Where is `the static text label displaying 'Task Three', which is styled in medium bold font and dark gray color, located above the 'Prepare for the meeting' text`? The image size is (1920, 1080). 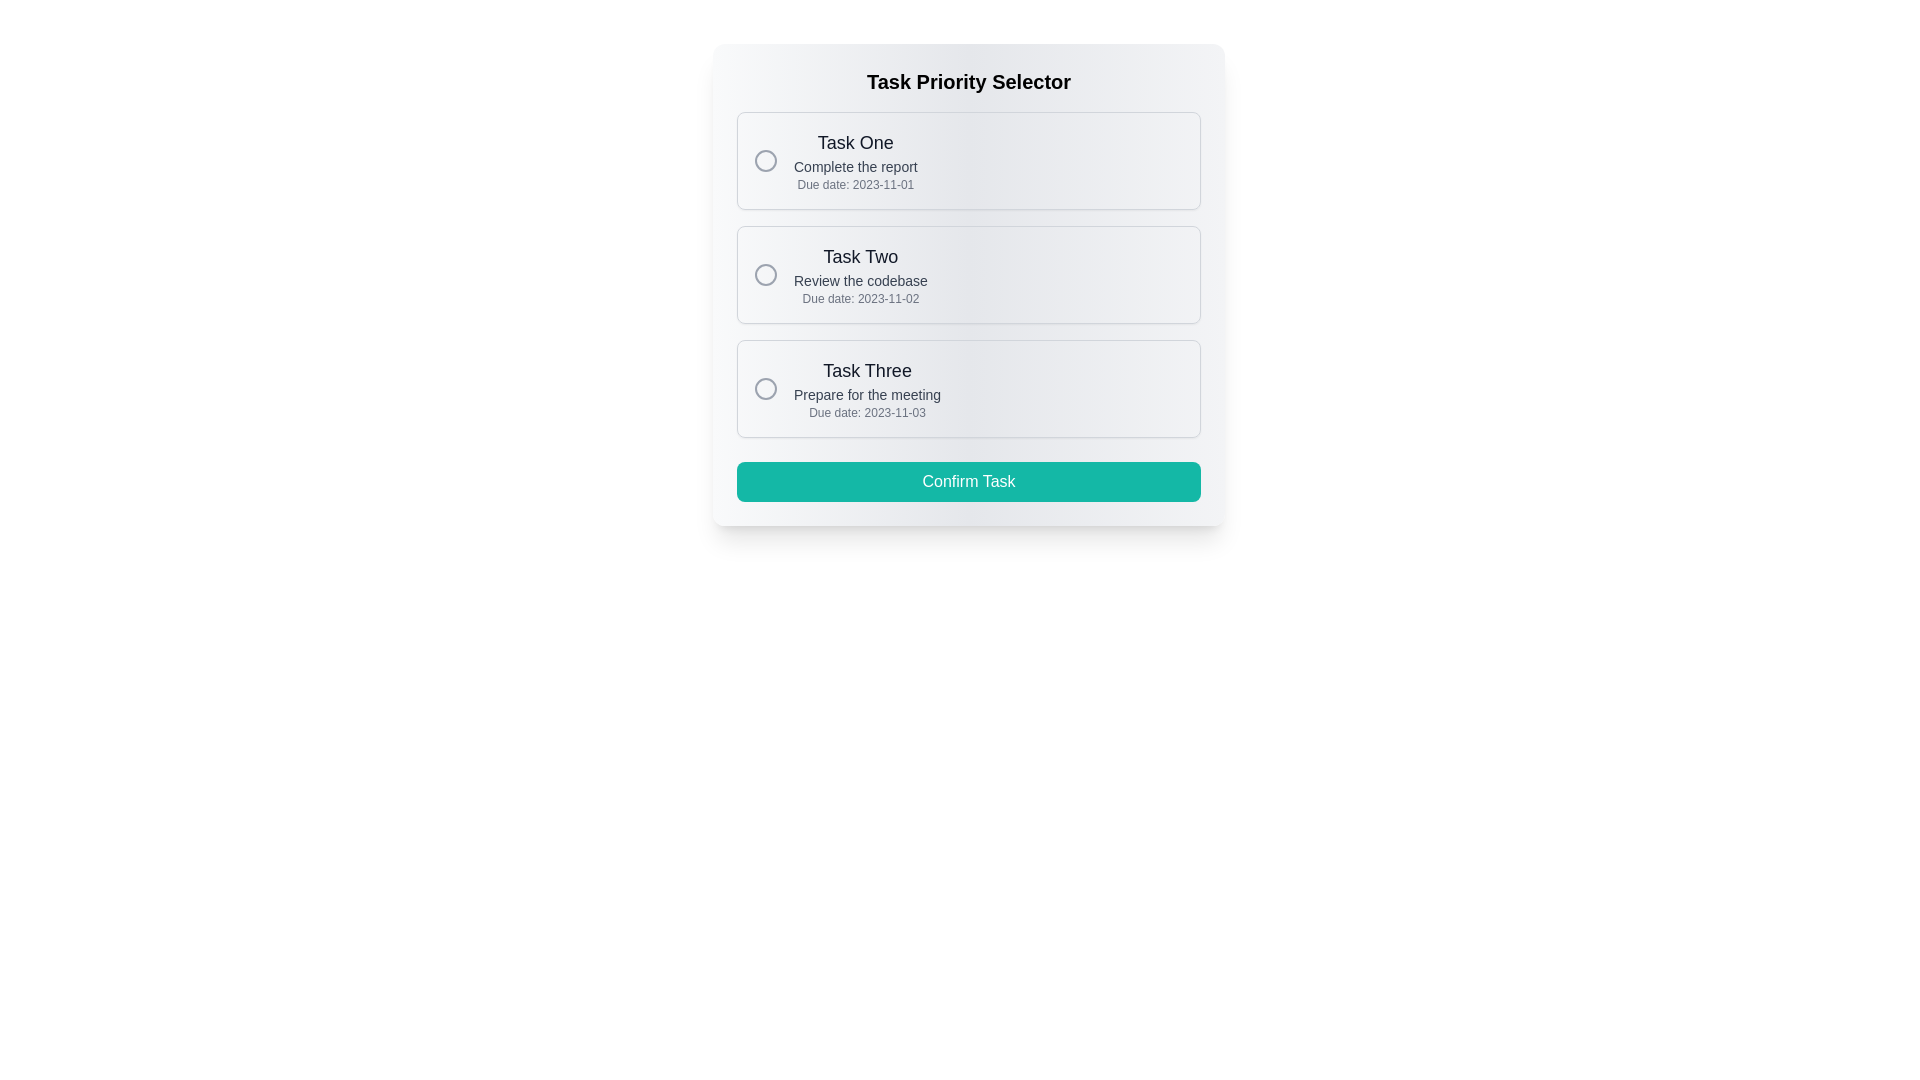 the static text label displaying 'Task Three', which is styled in medium bold font and dark gray color, located above the 'Prepare for the meeting' text is located at coordinates (867, 370).